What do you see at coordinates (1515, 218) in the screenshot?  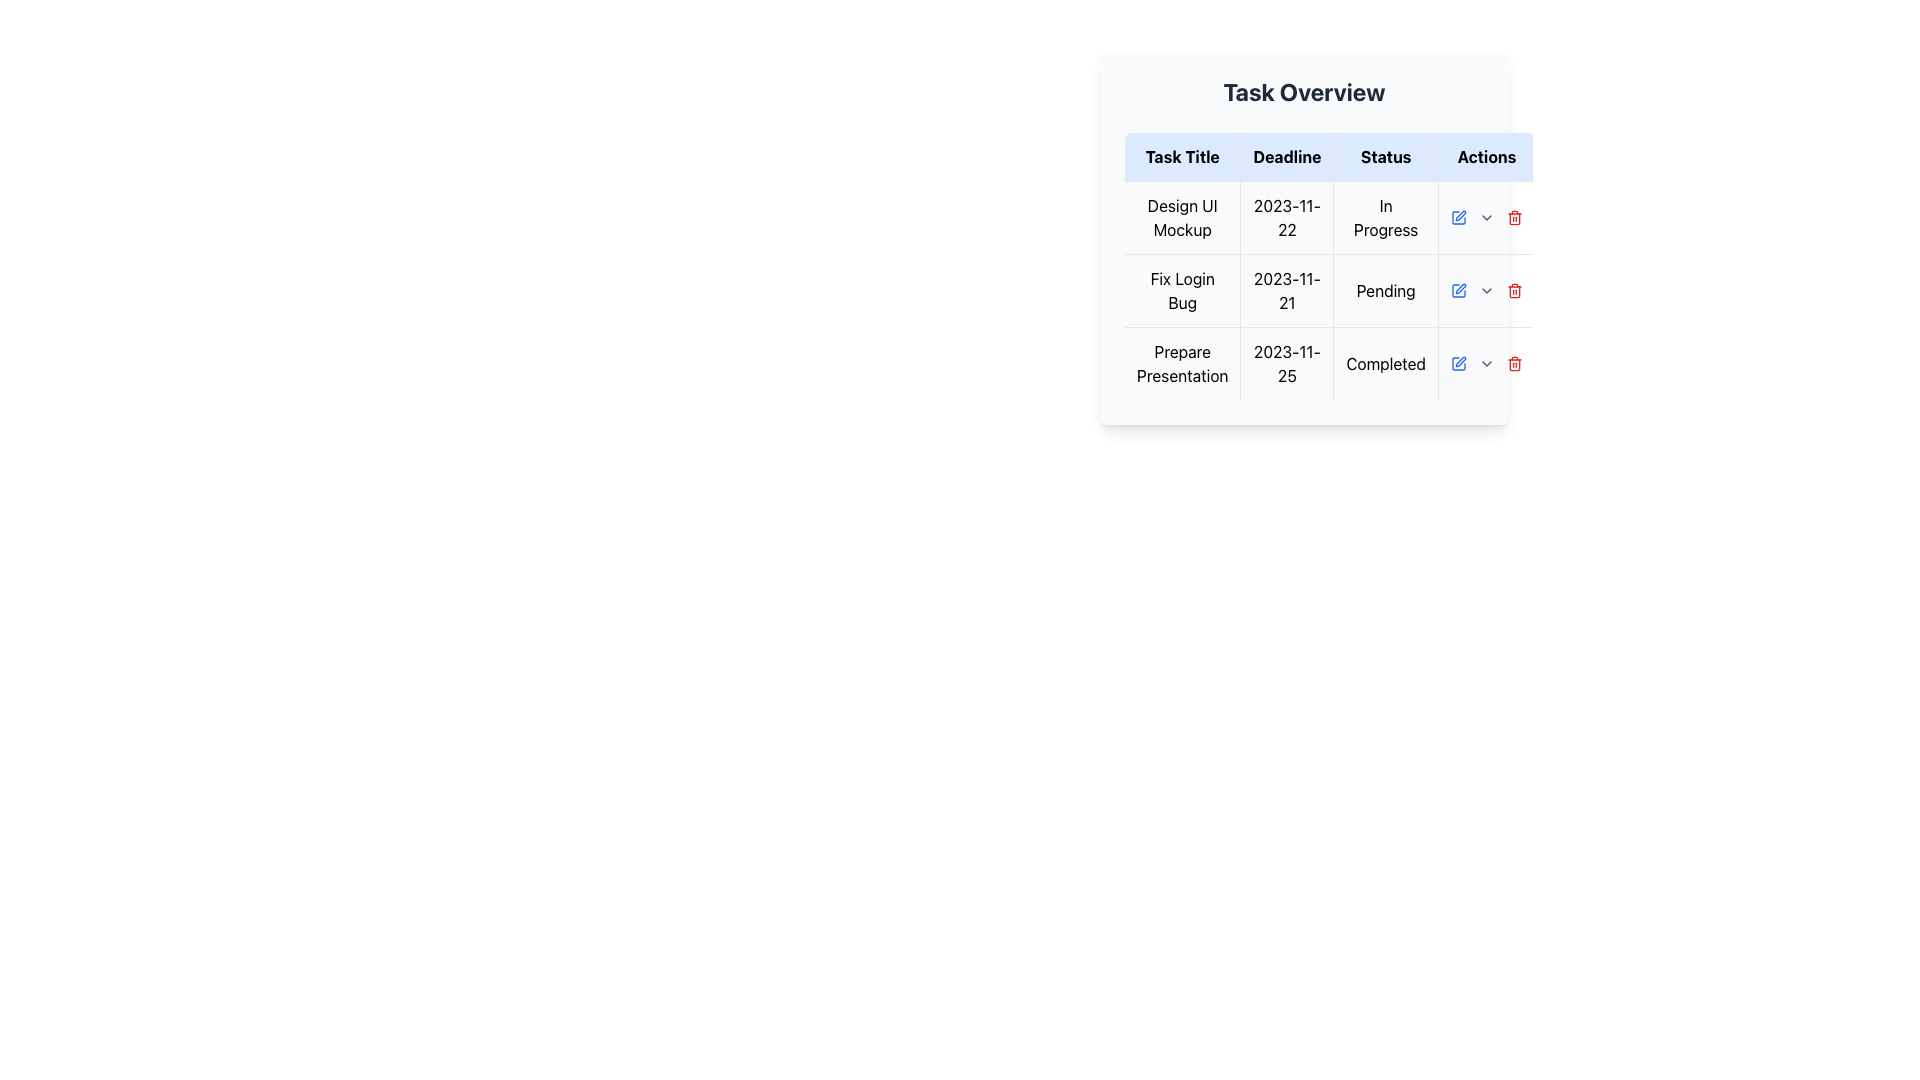 I see `the red trash bin icon button in the 'Actions' column of the 'Task Overview' table` at bounding box center [1515, 218].